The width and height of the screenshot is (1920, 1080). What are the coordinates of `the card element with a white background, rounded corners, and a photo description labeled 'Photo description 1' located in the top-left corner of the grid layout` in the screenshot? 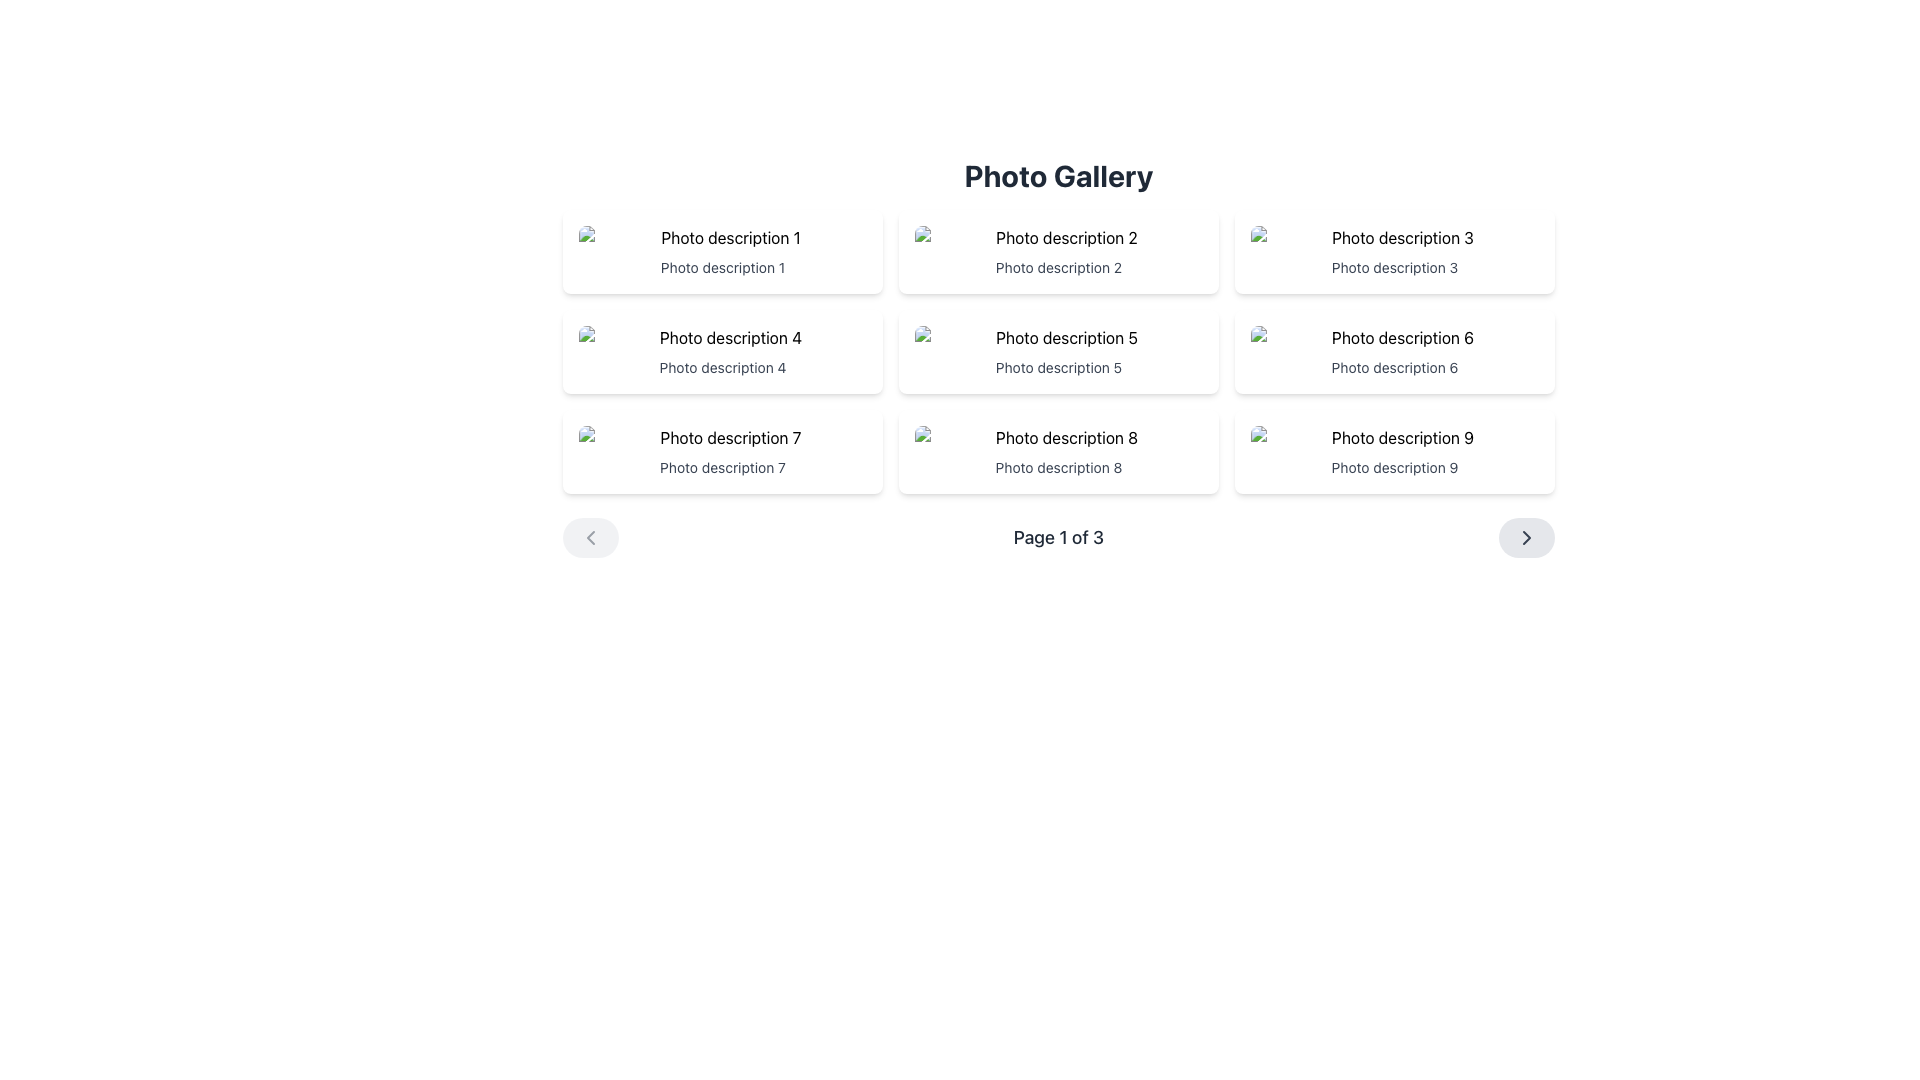 It's located at (722, 250).